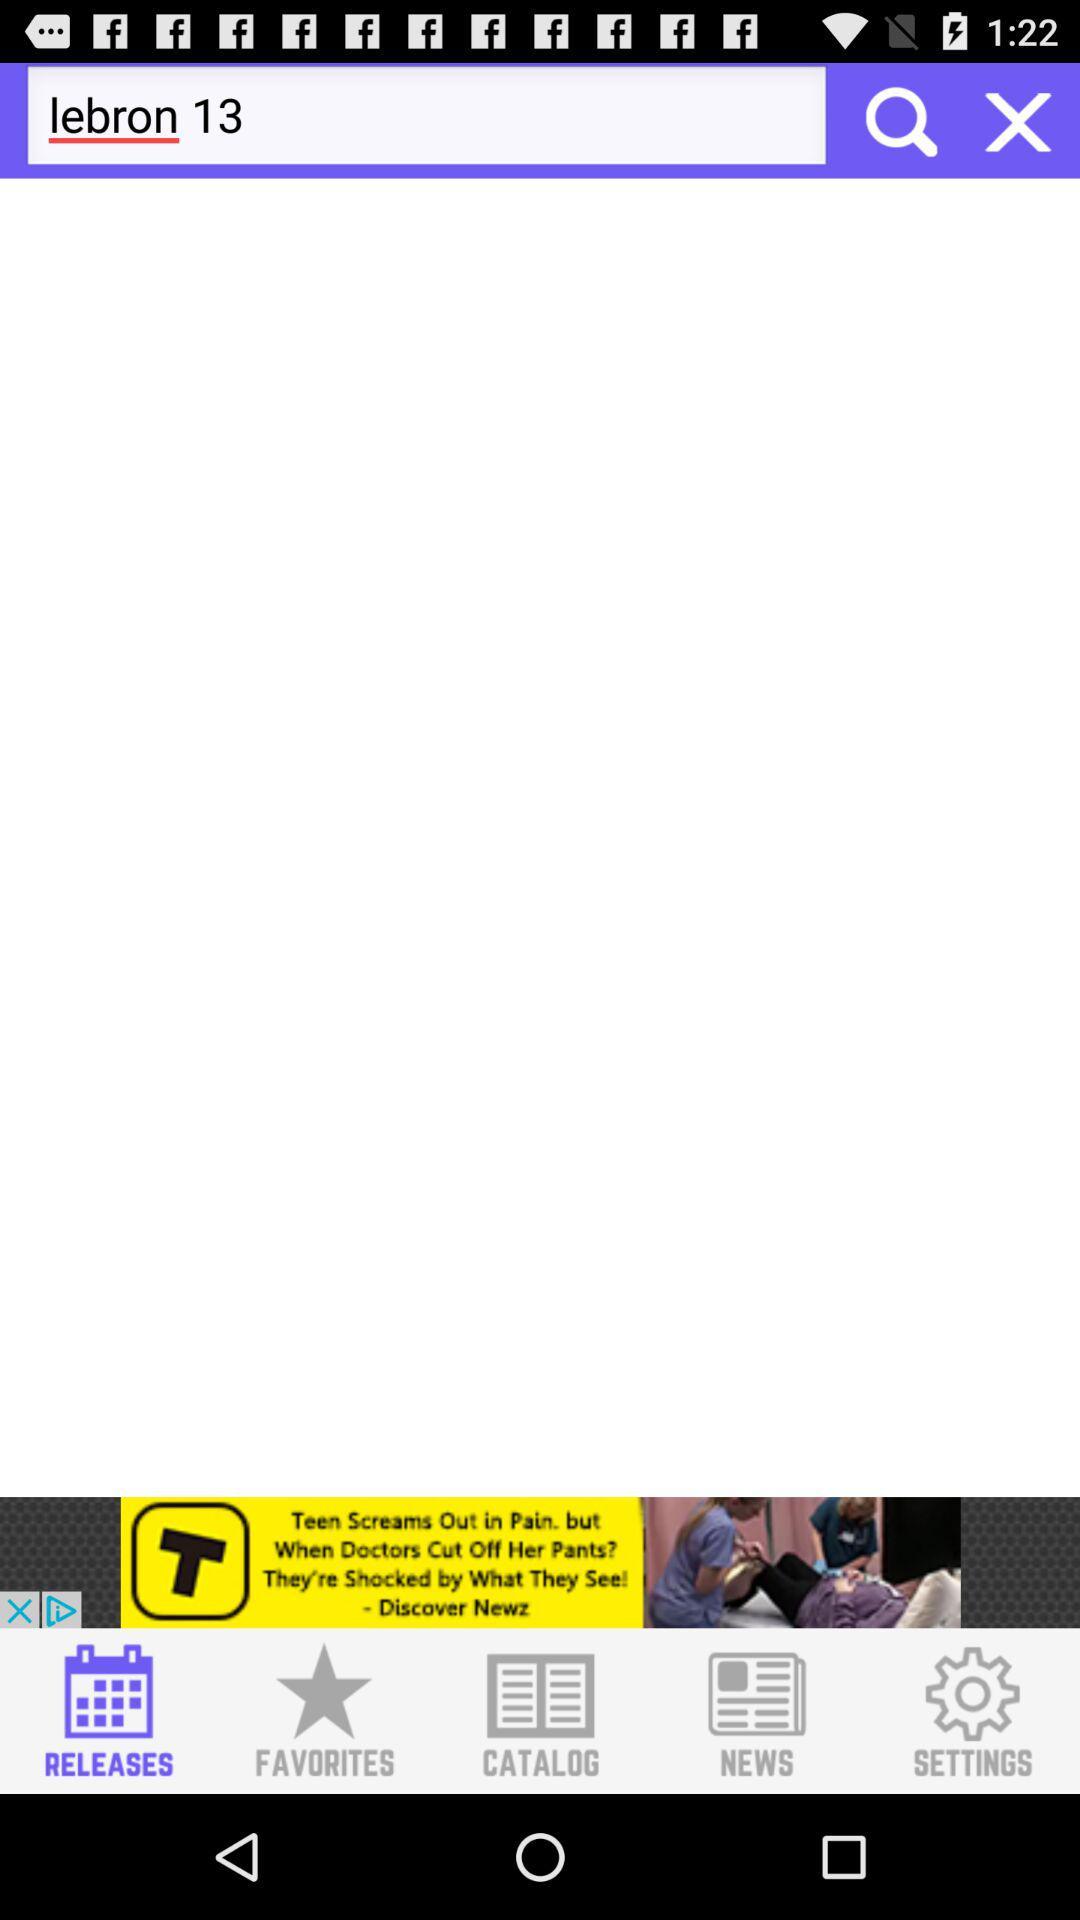  Describe the element at coordinates (108, 1710) in the screenshot. I see `sneaker releases` at that location.